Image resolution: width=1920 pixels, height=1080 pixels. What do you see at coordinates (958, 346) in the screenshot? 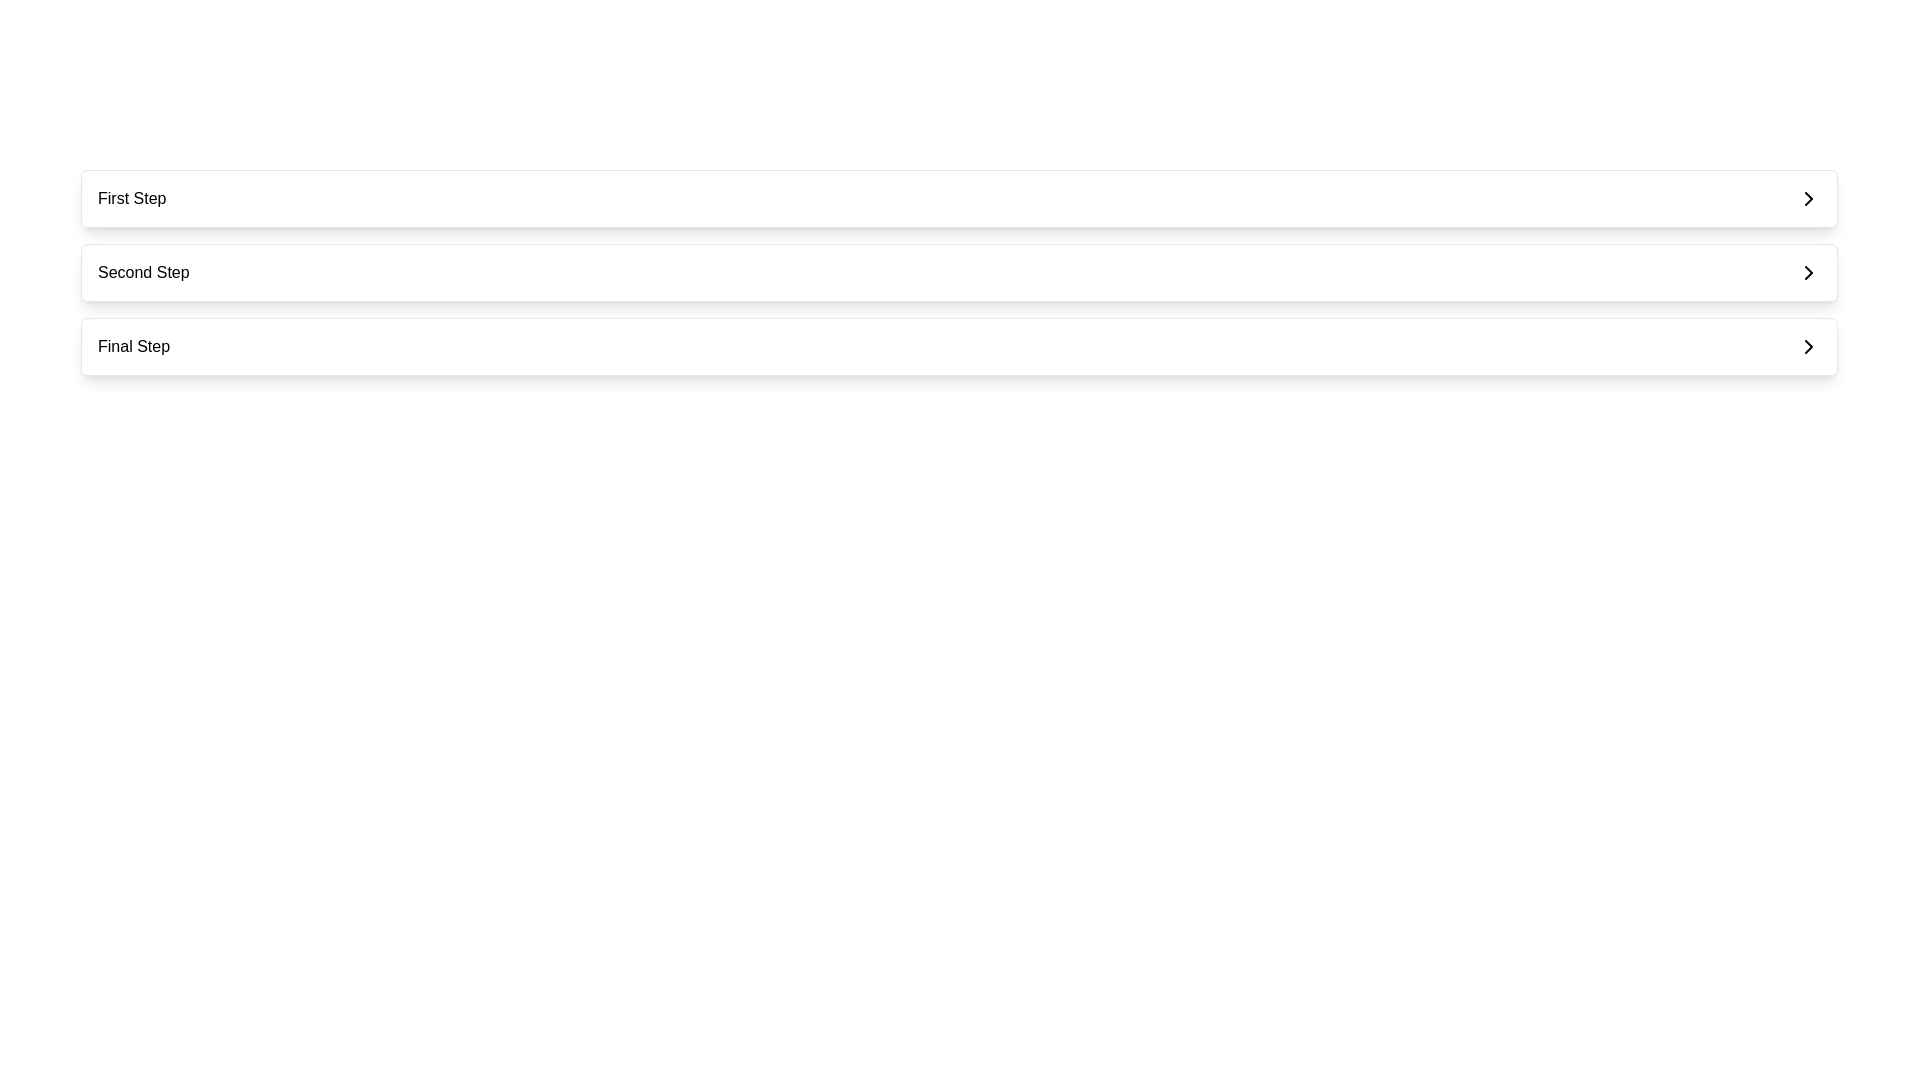
I see `the final step button located at the bottom of the vertically stacked list of steps` at bounding box center [958, 346].